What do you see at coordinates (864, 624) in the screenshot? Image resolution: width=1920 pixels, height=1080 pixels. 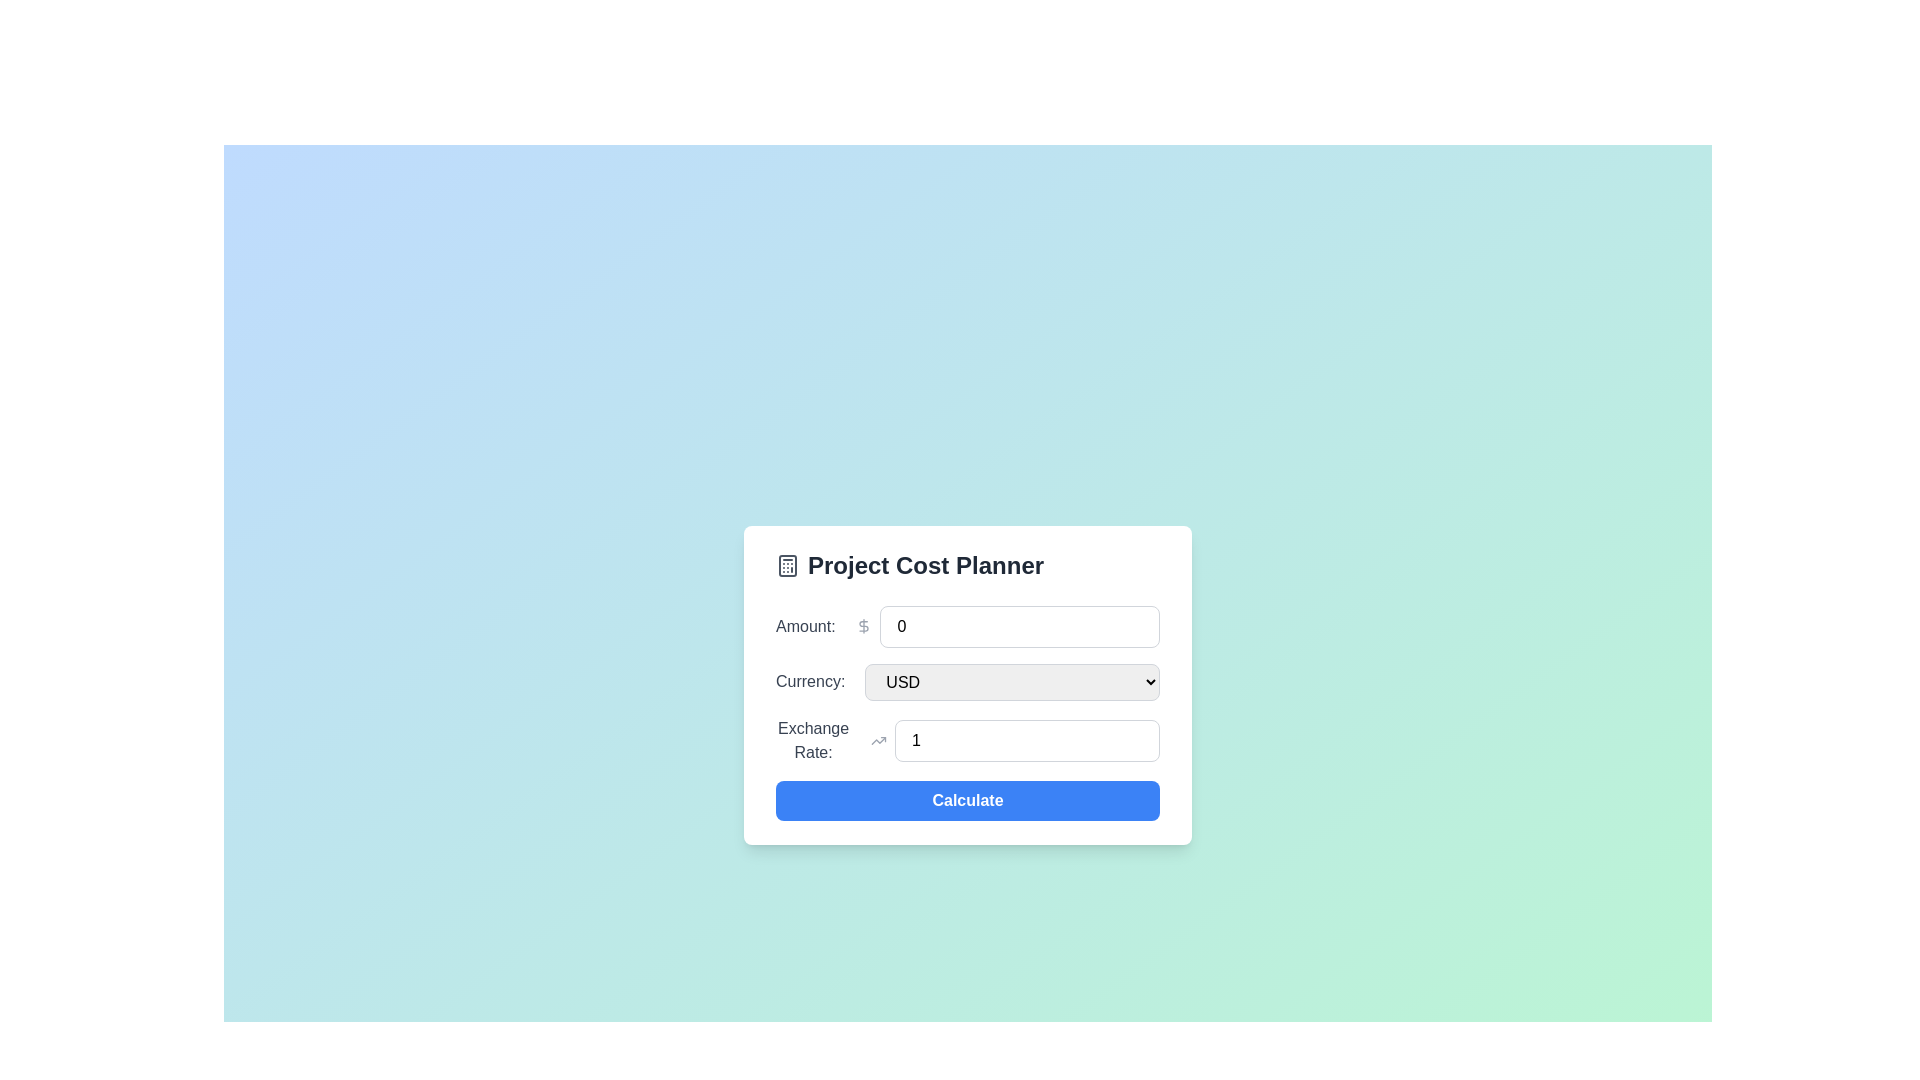 I see `the grayscale dollar sign SVG icon located to the left of the 'Amount:' input box` at bounding box center [864, 624].